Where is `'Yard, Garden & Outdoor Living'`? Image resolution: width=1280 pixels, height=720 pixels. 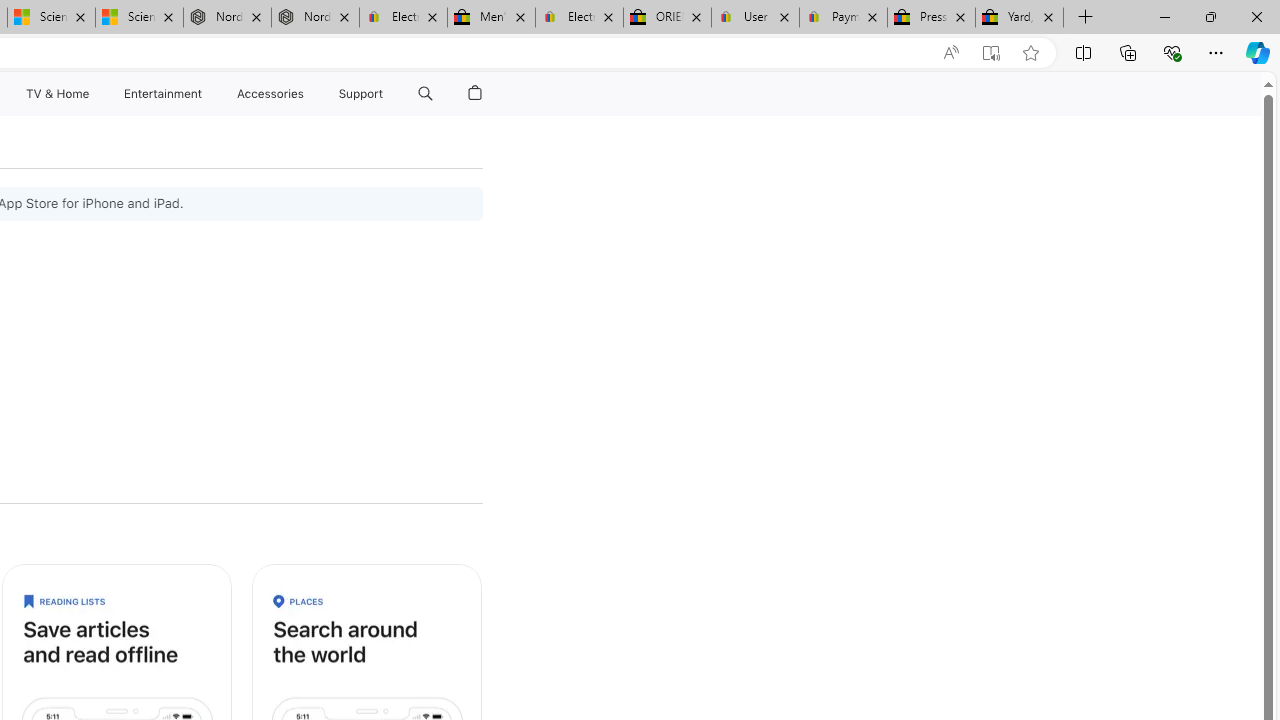
'Yard, Garden & Outdoor Living' is located at coordinates (1019, 17).